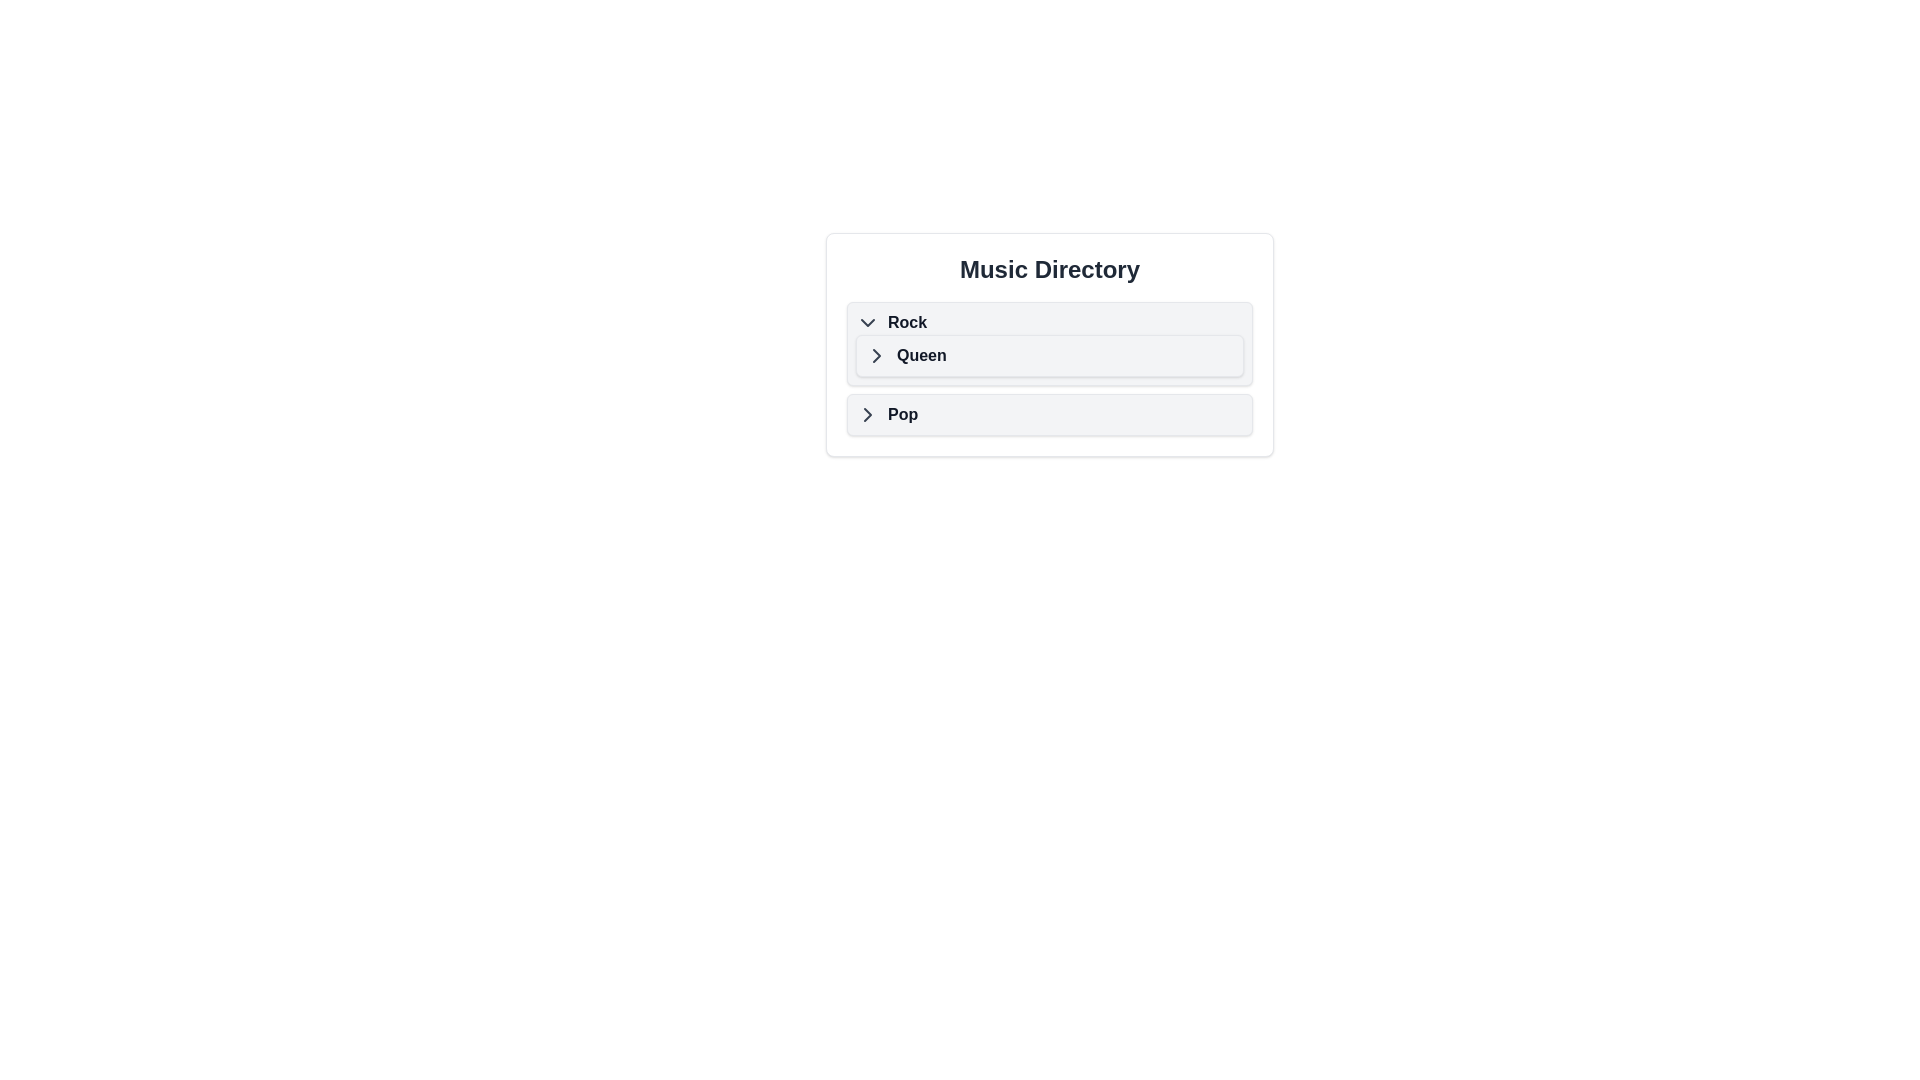  Describe the element at coordinates (877, 354) in the screenshot. I see `the right-pointing chevron icon used for navigation in the 'Rock' category under 'Music Directory', positioned to the left of the text label 'Queen'` at that location.